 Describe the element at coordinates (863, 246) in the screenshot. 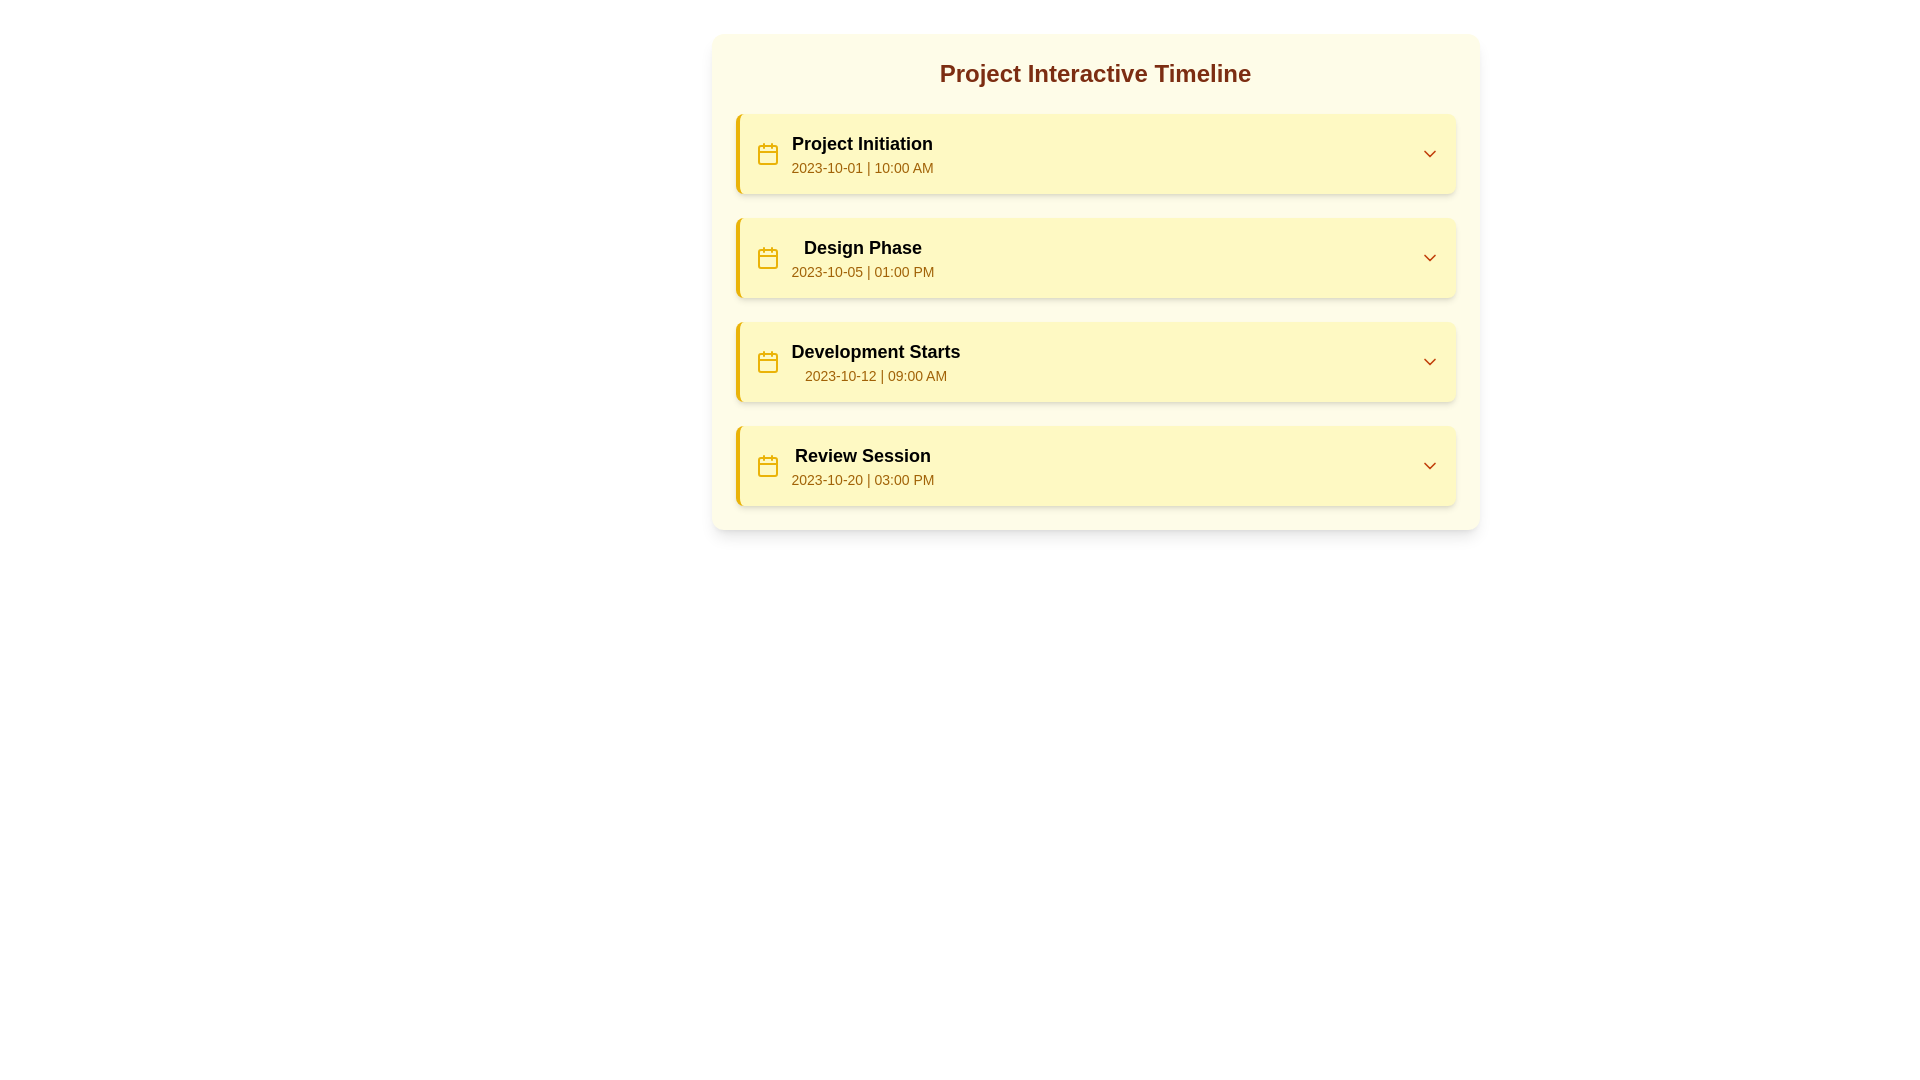

I see `text from the 'Design Phase' label, which is displayed in bold sans-serif font on a light yellow background, located under the header 'Project Interactive Timeline'` at that location.